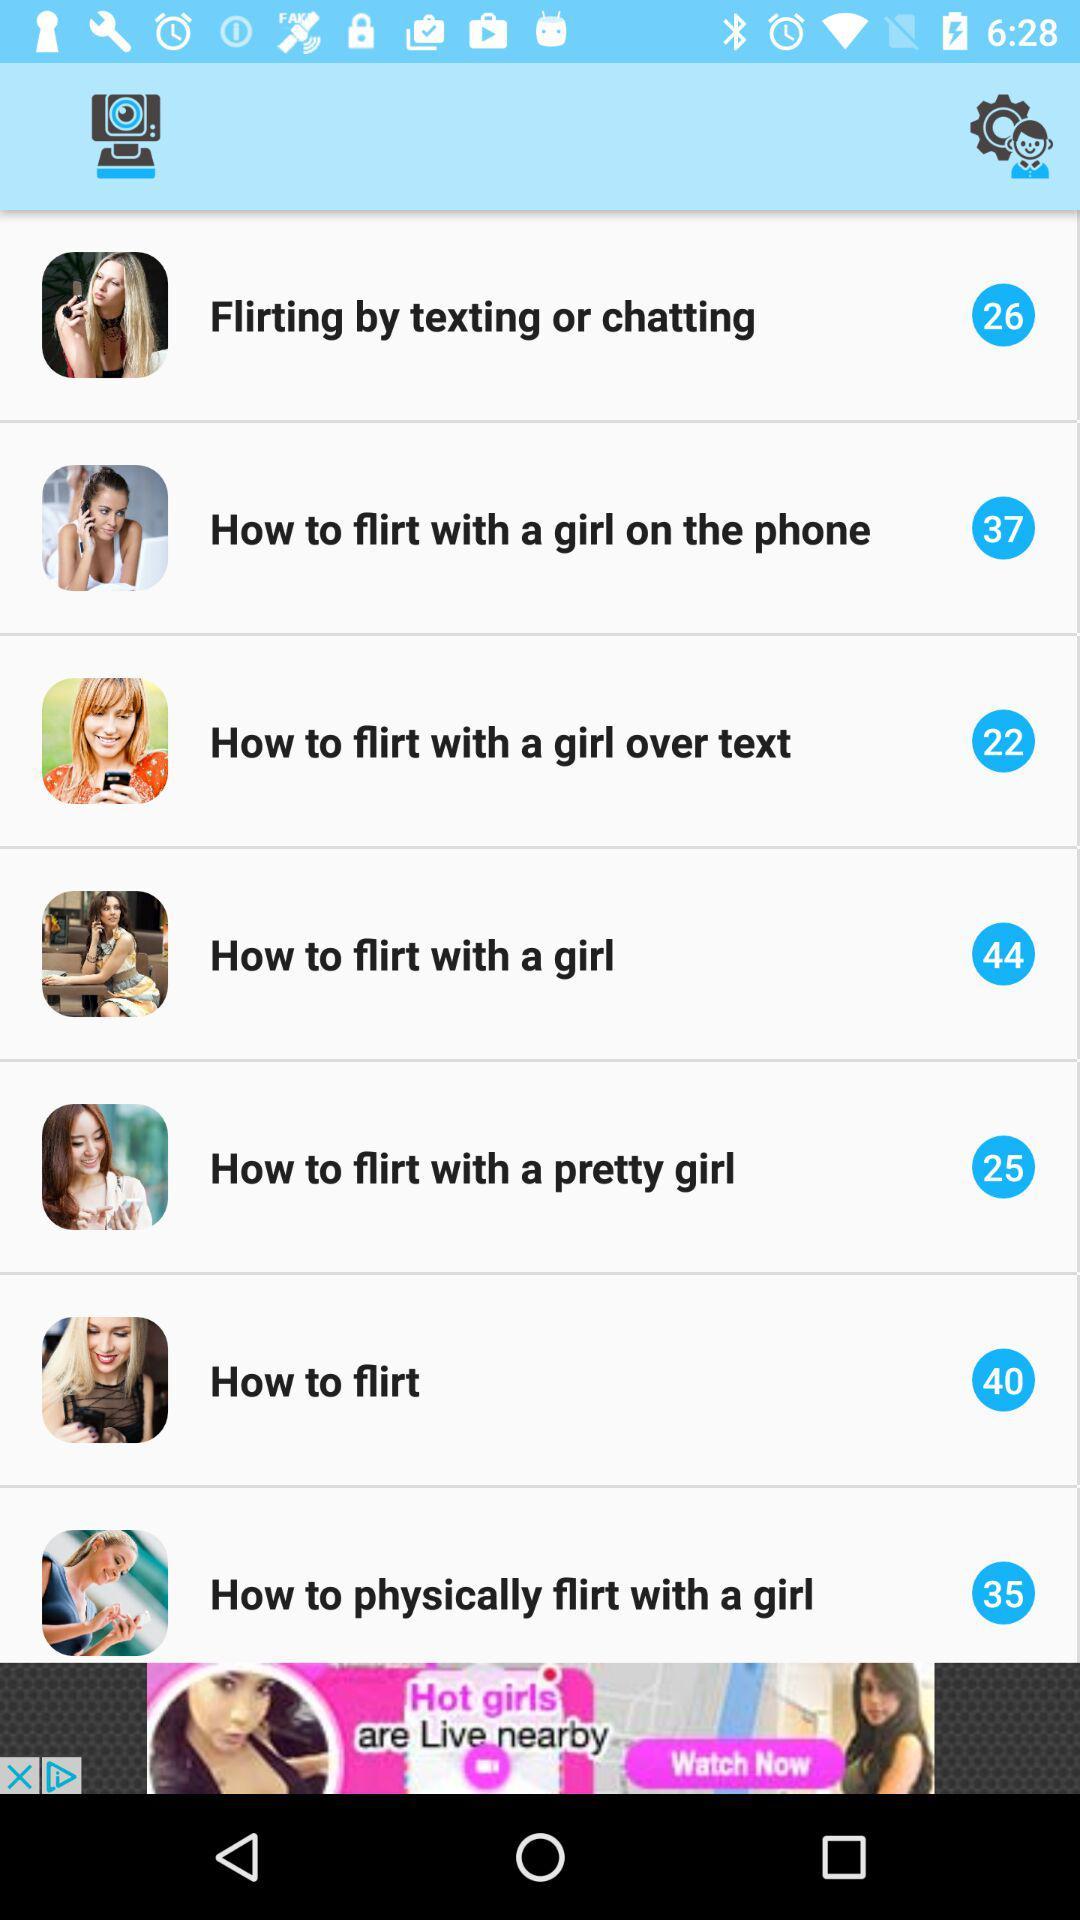 This screenshot has width=1080, height=1920. I want to click on the image which is left to the text how to flirt with a pretty girl, so click(104, 1166).